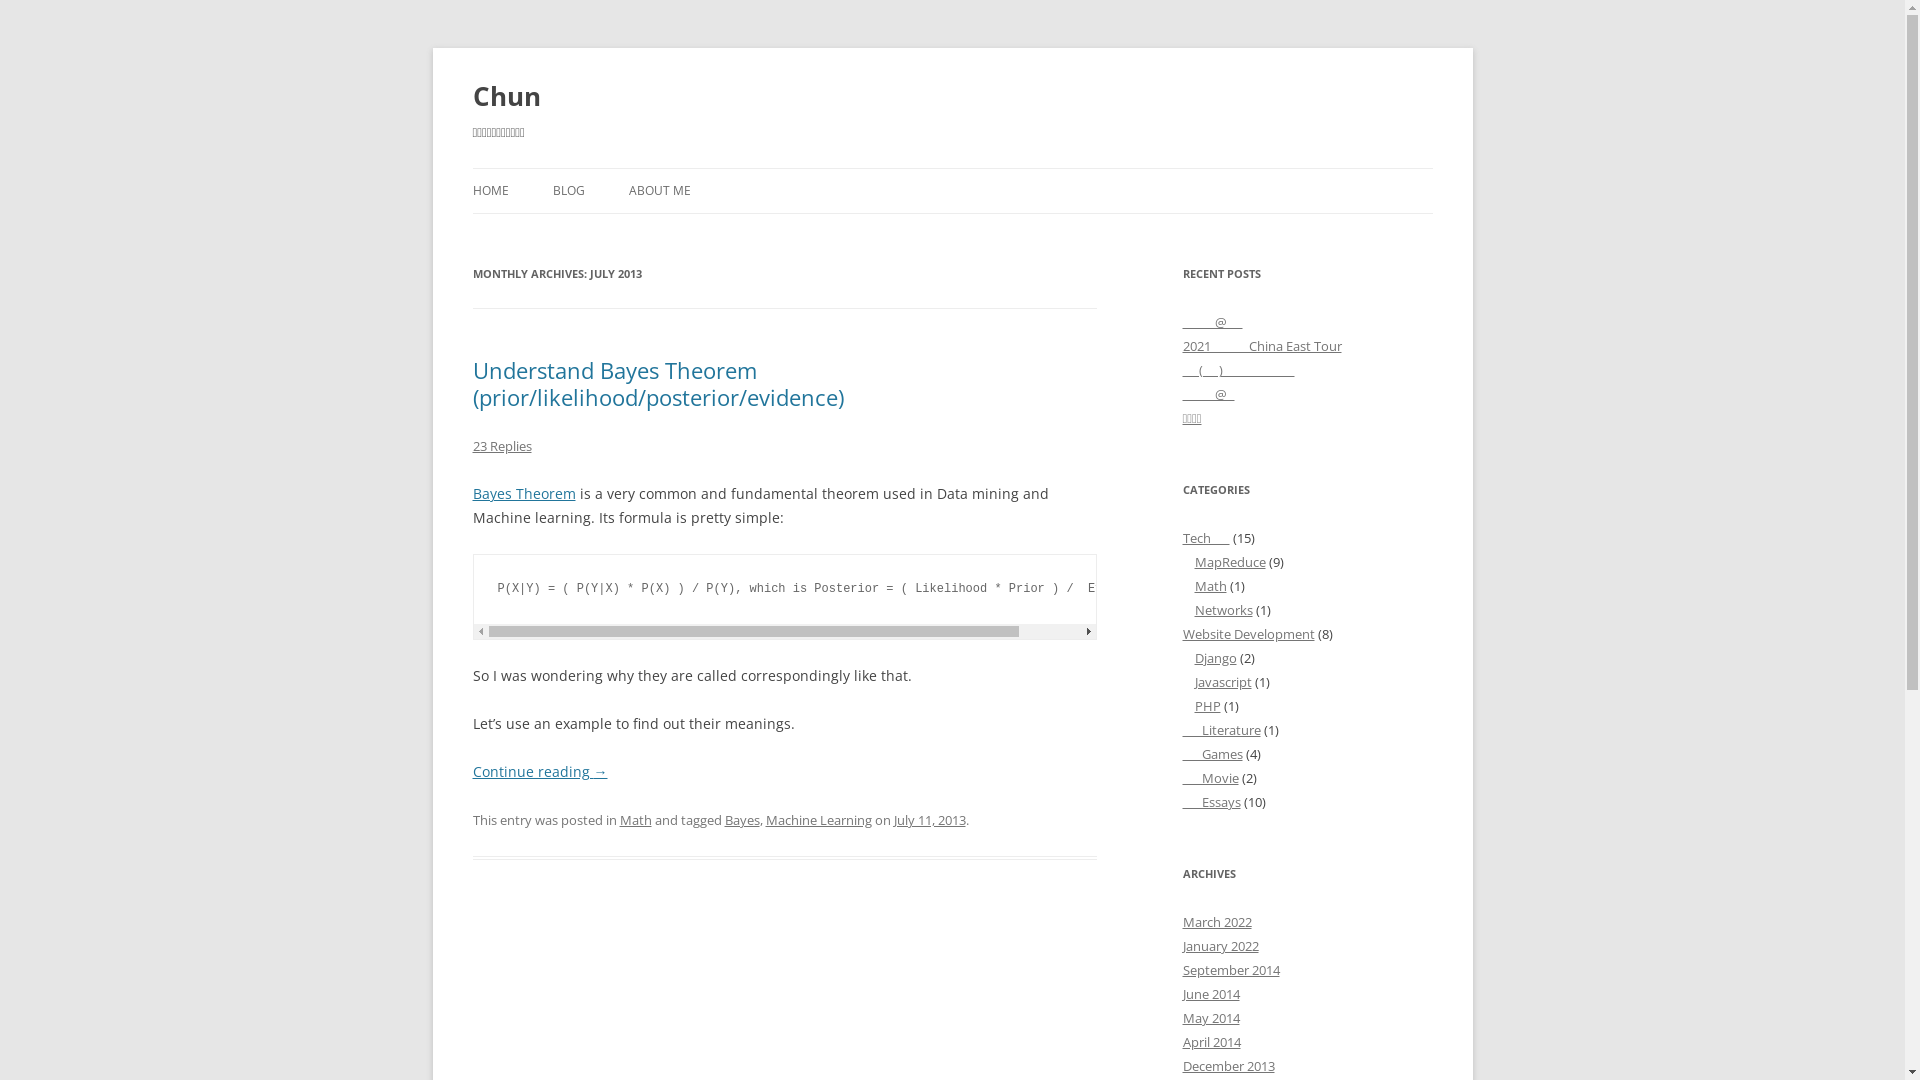 The width and height of the screenshot is (1920, 1080). What do you see at coordinates (1222, 608) in the screenshot?
I see `'Networks'` at bounding box center [1222, 608].